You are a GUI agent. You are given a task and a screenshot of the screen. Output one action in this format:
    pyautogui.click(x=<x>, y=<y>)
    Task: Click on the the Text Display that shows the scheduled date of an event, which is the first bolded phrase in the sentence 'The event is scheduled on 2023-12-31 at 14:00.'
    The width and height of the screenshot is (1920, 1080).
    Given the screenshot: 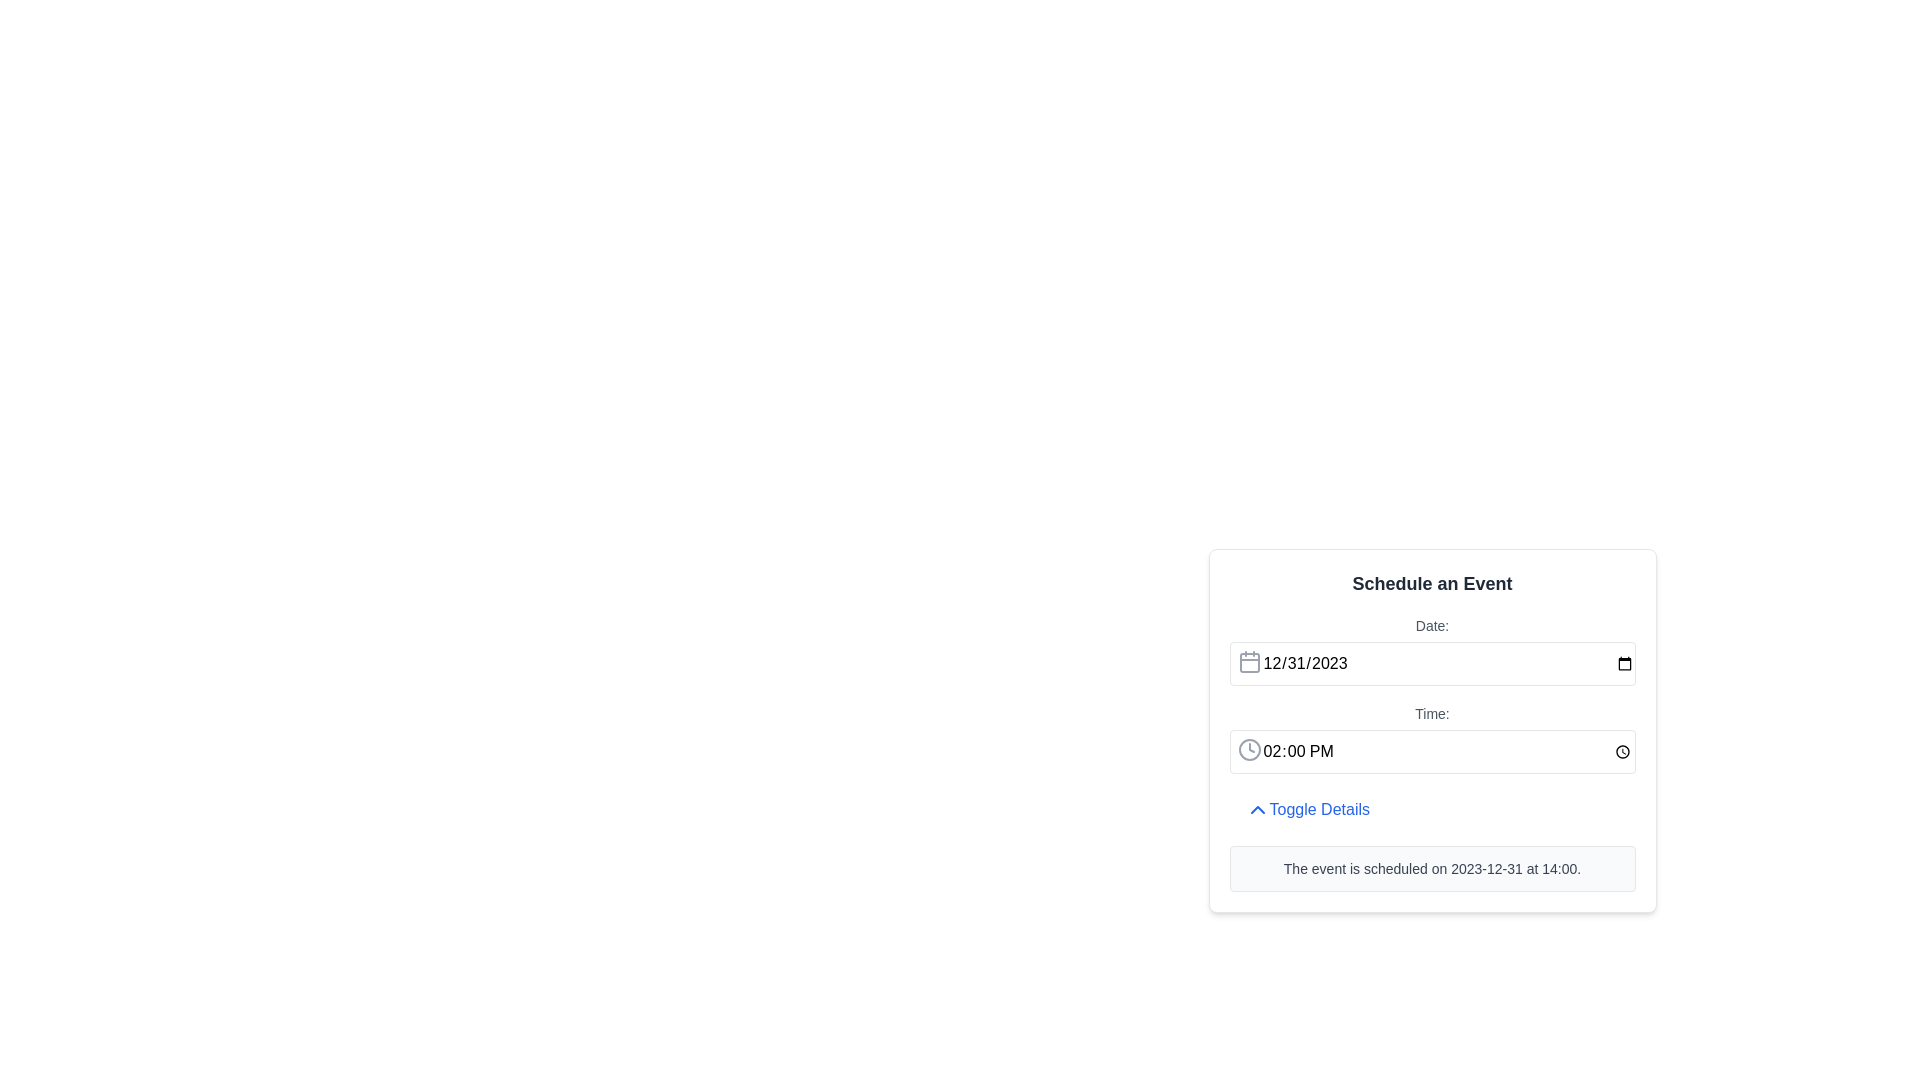 What is the action you would take?
    pyautogui.click(x=1487, y=867)
    